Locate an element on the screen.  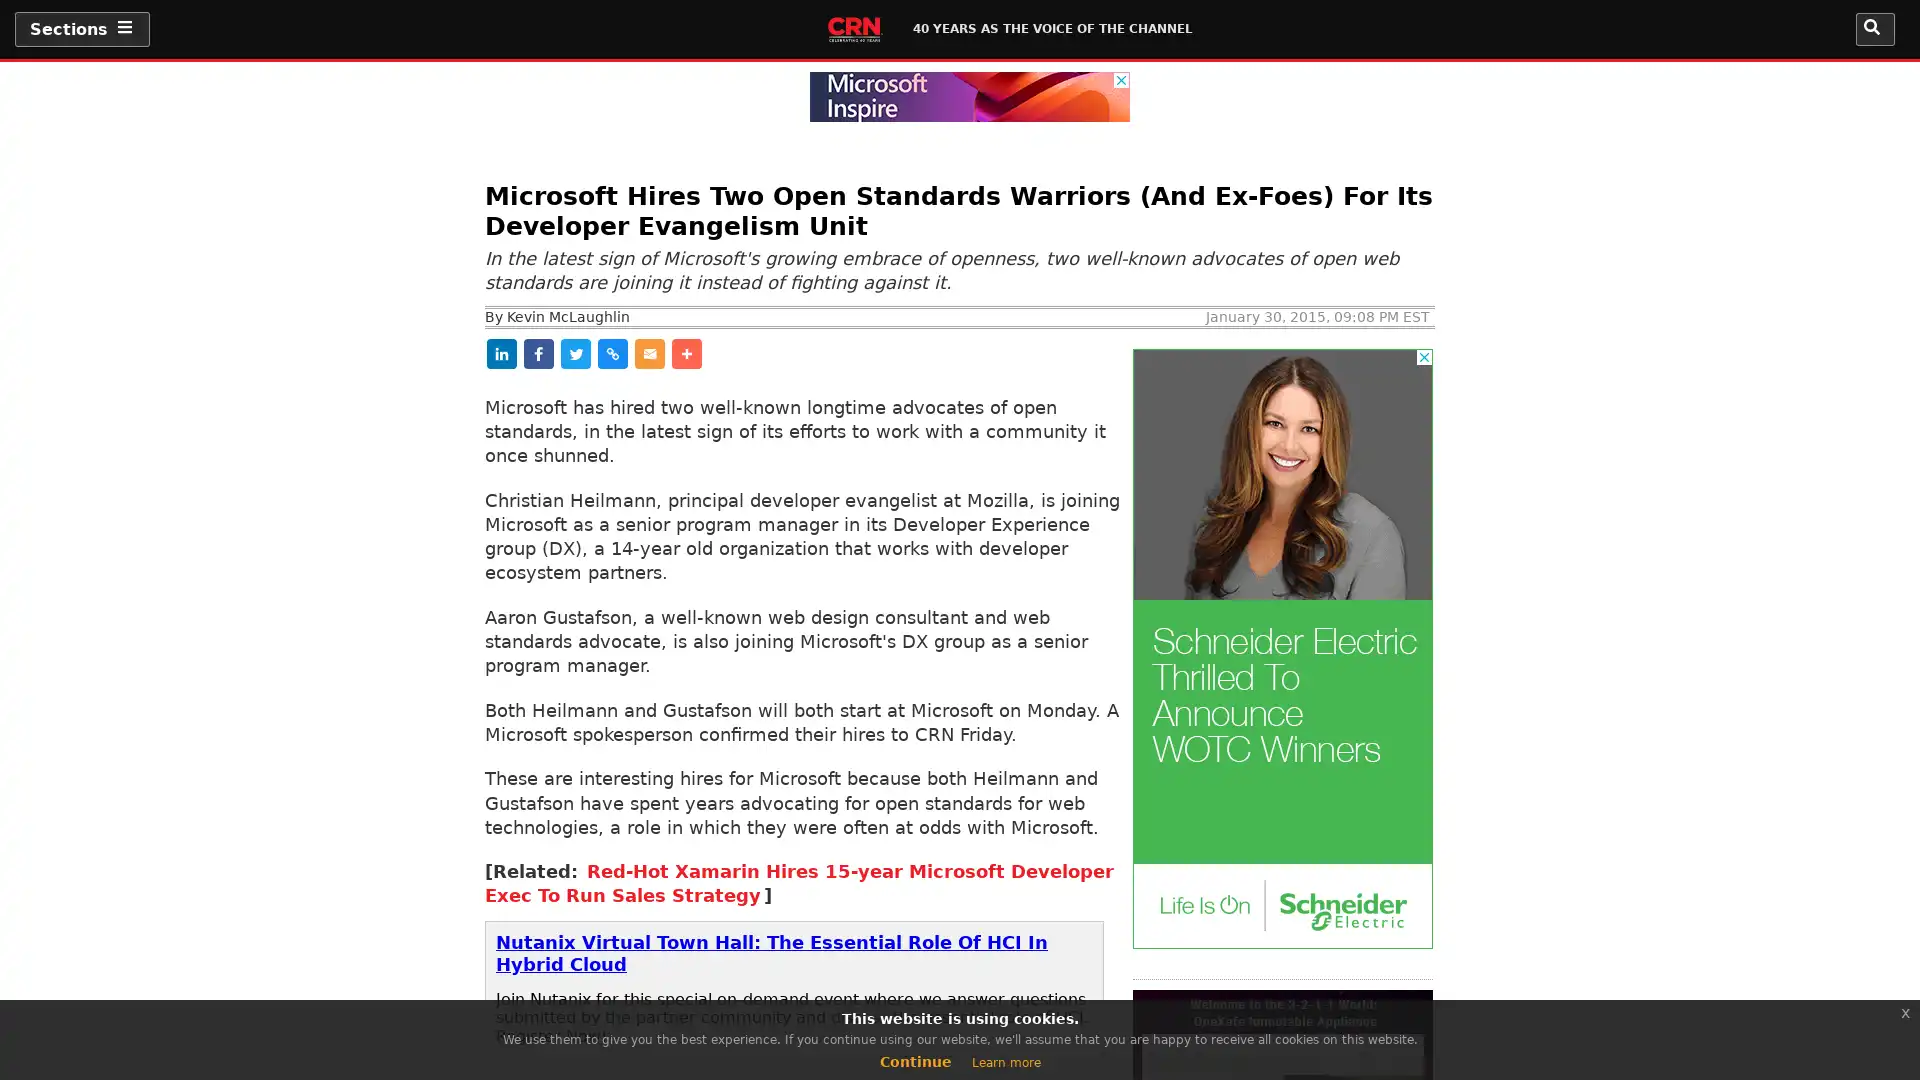
Share to More More is located at coordinates (1028, 352).